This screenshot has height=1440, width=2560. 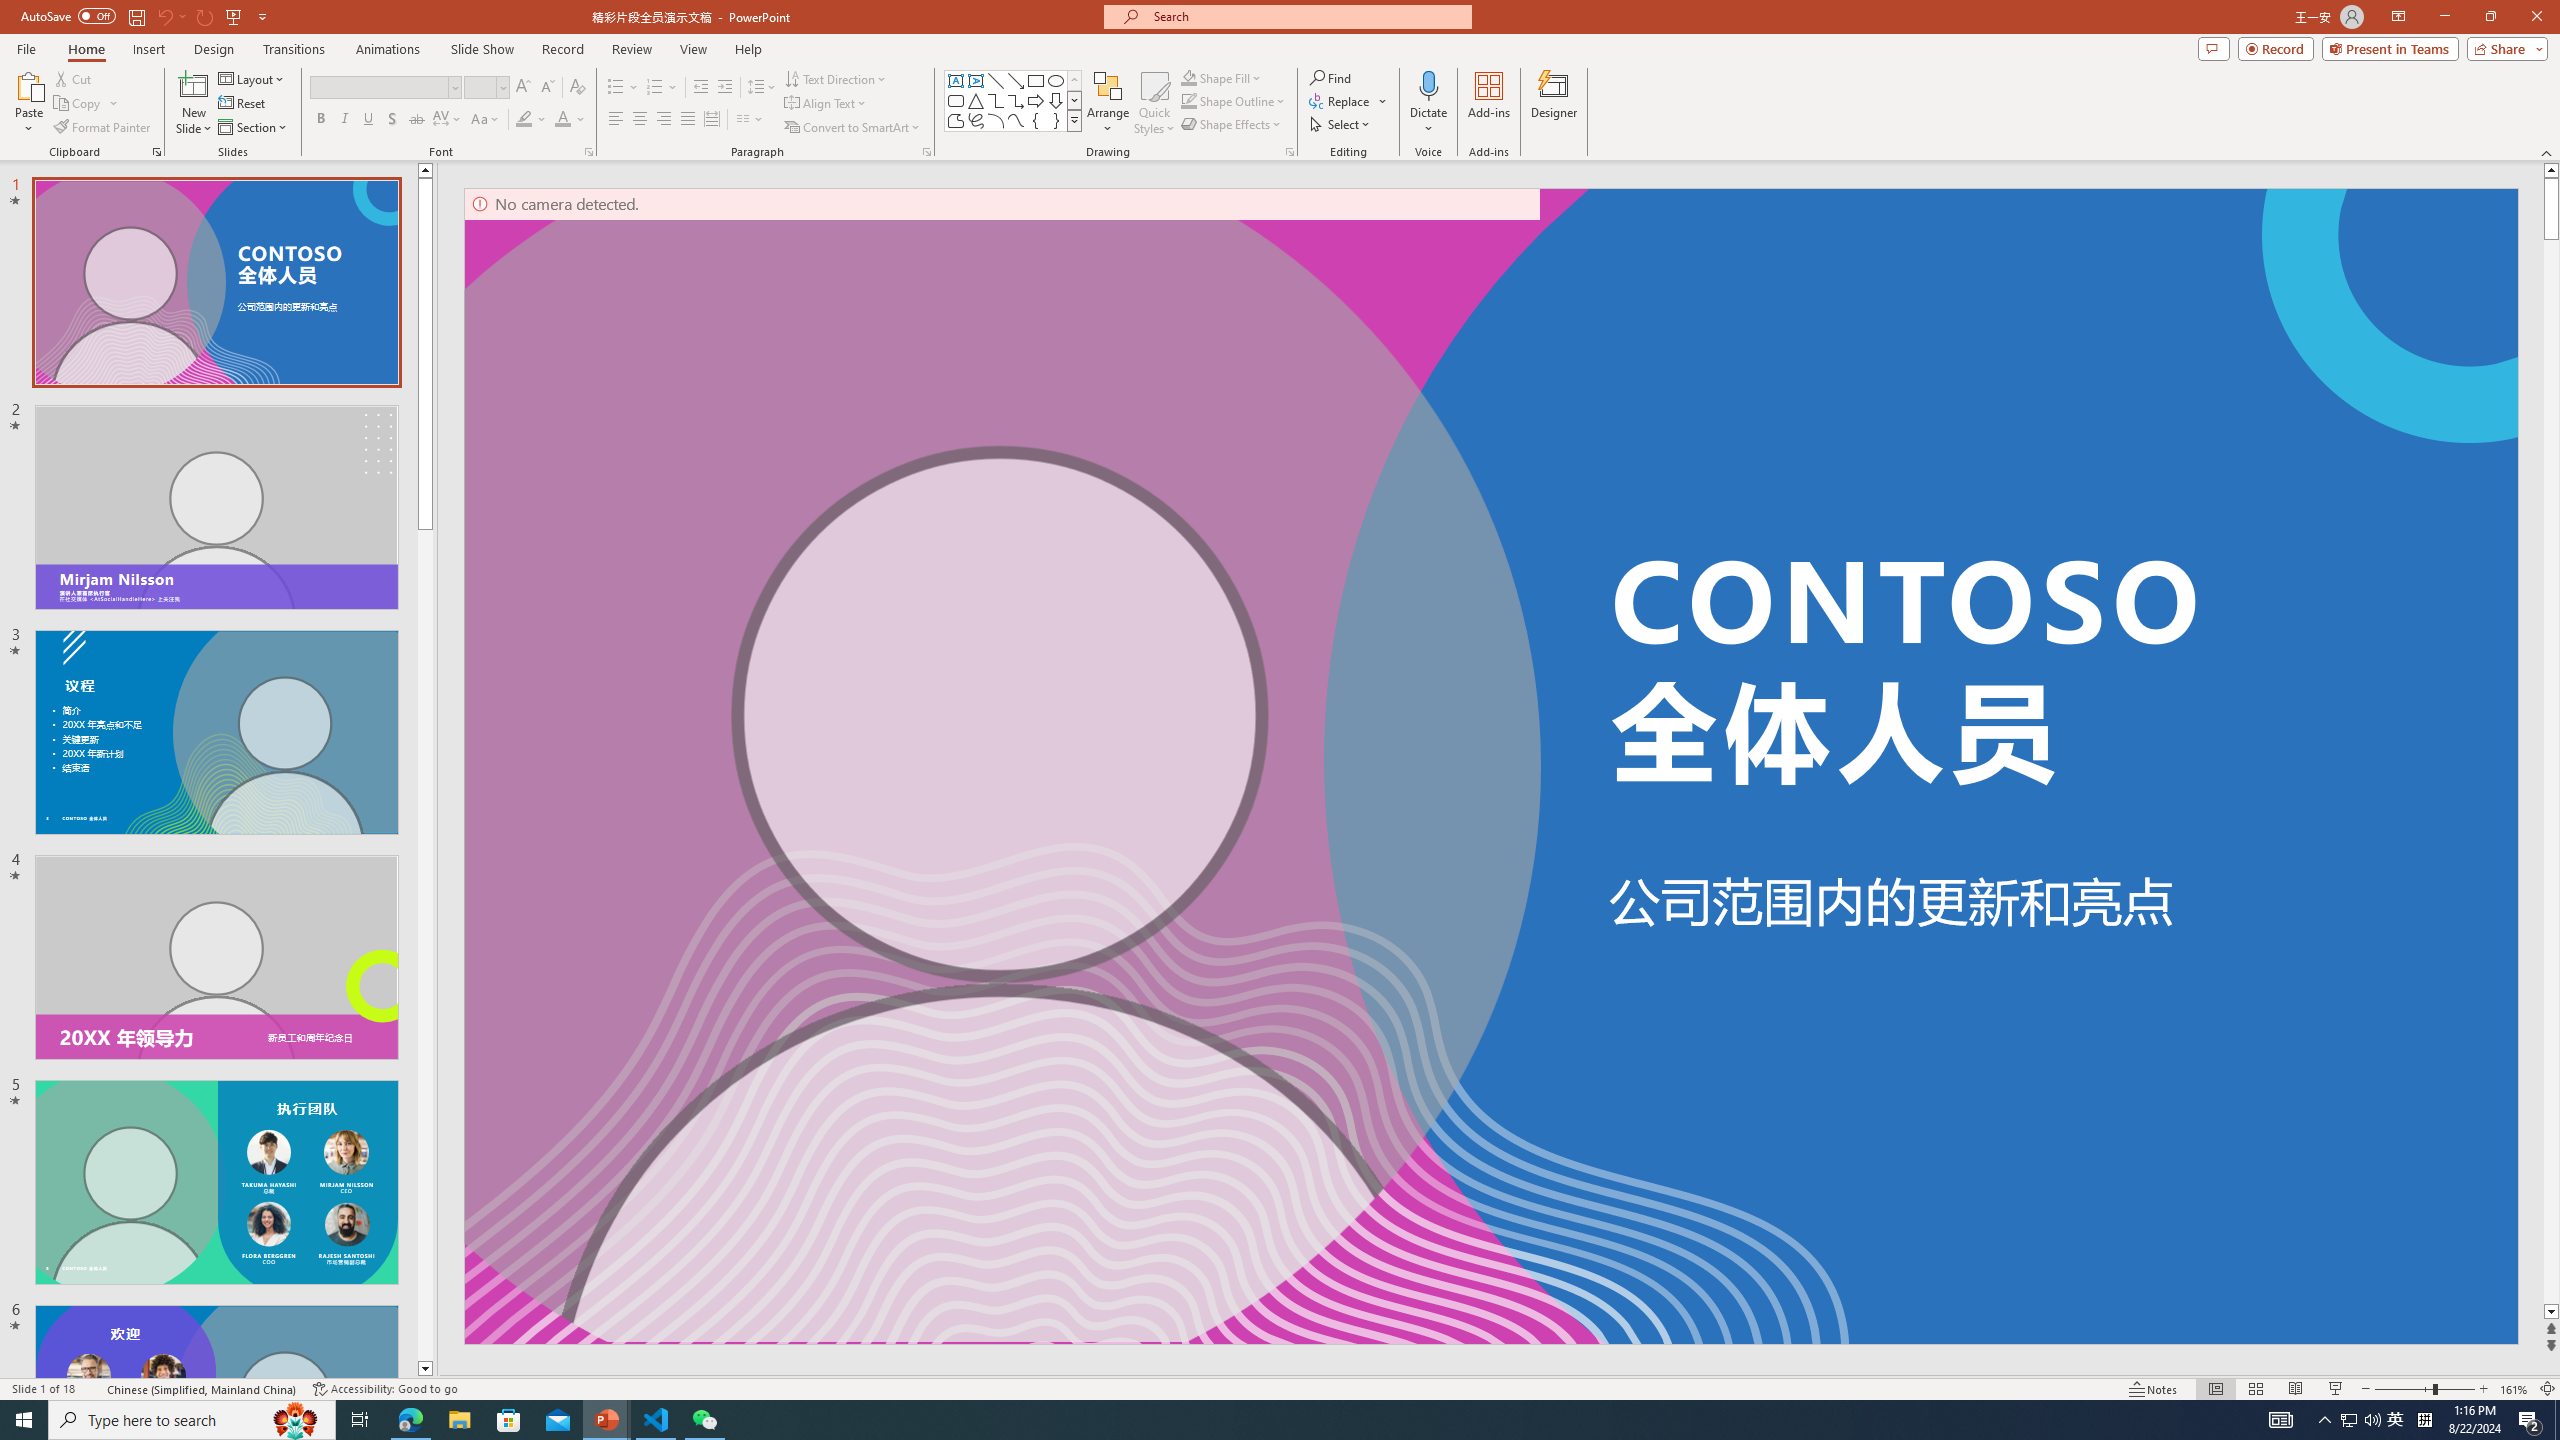 What do you see at coordinates (93, 1389) in the screenshot?
I see `'Spell Check '` at bounding box center [93, 1389].